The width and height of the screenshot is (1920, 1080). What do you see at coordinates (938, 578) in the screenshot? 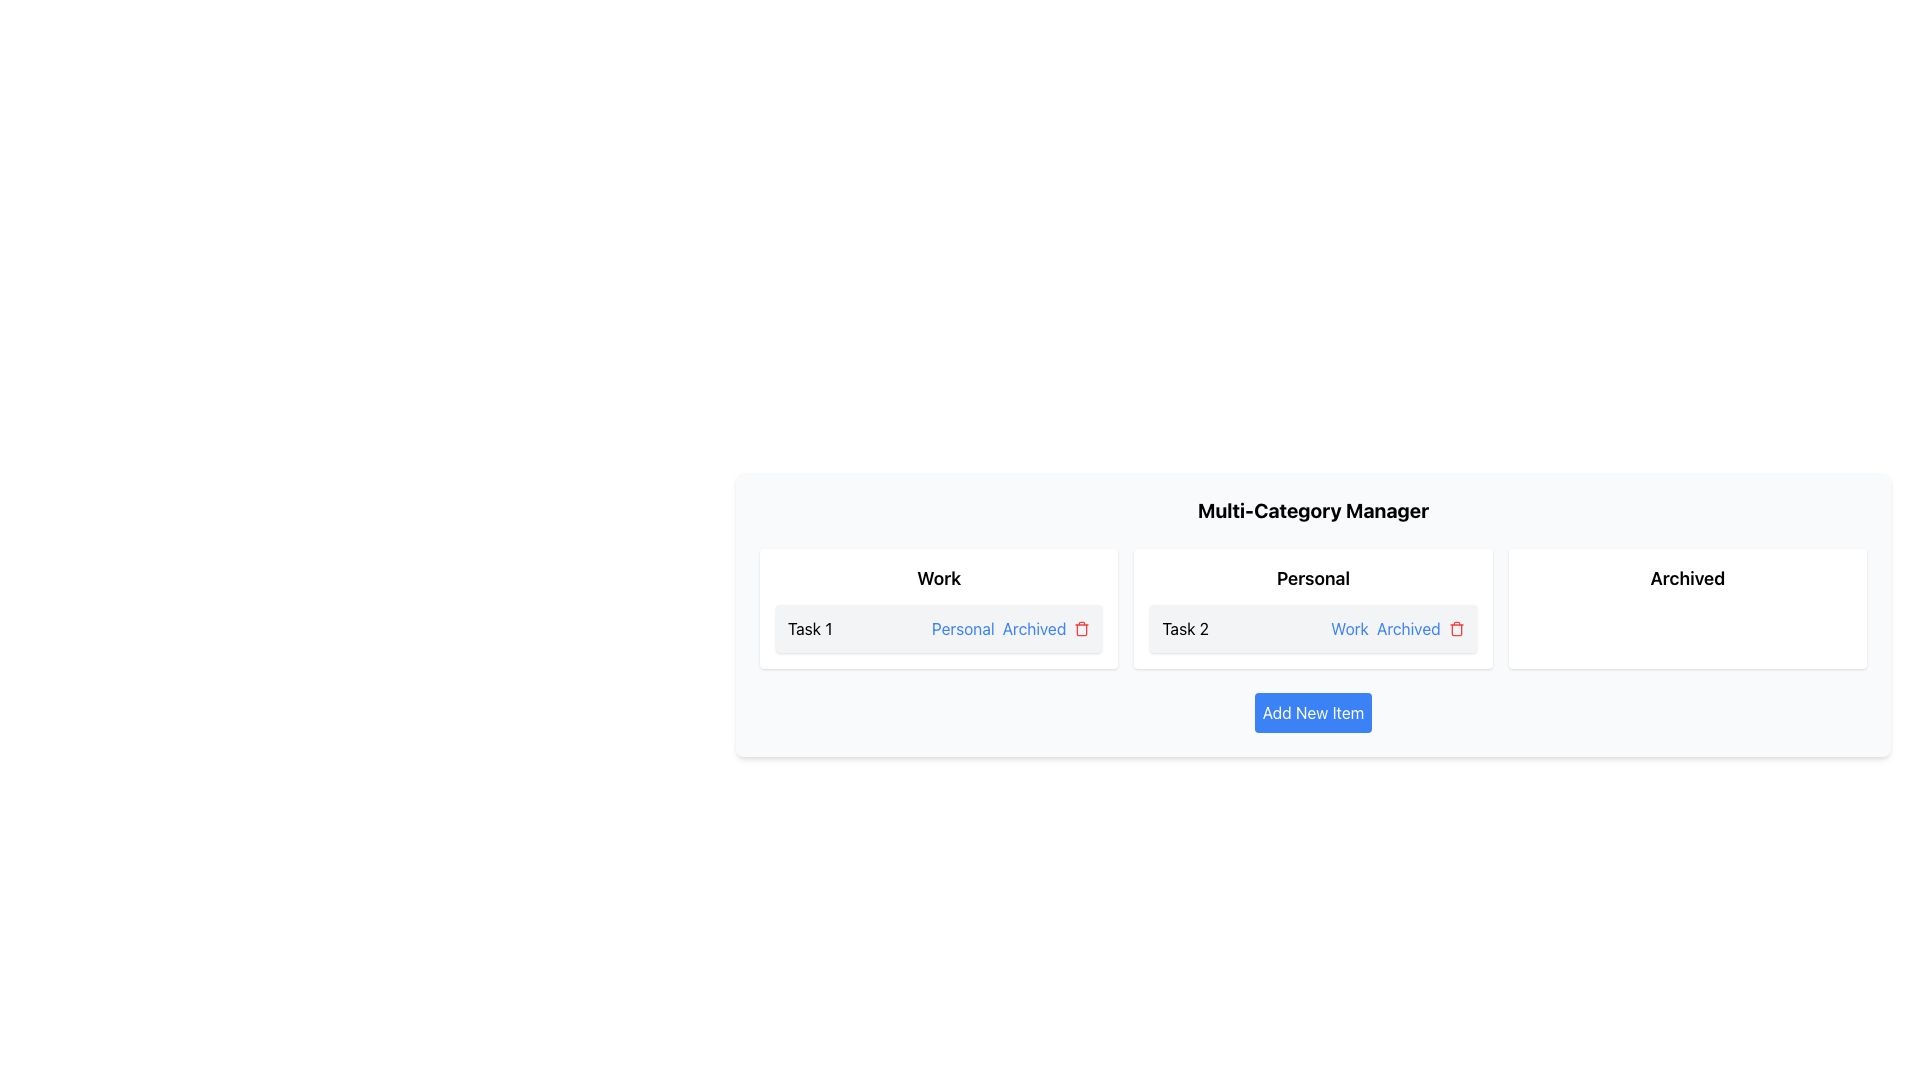
I see `the prominent heading text label indicating 'Work' at the top of the first card in the leftmost column of the interface` at bounding box center [938, 578].